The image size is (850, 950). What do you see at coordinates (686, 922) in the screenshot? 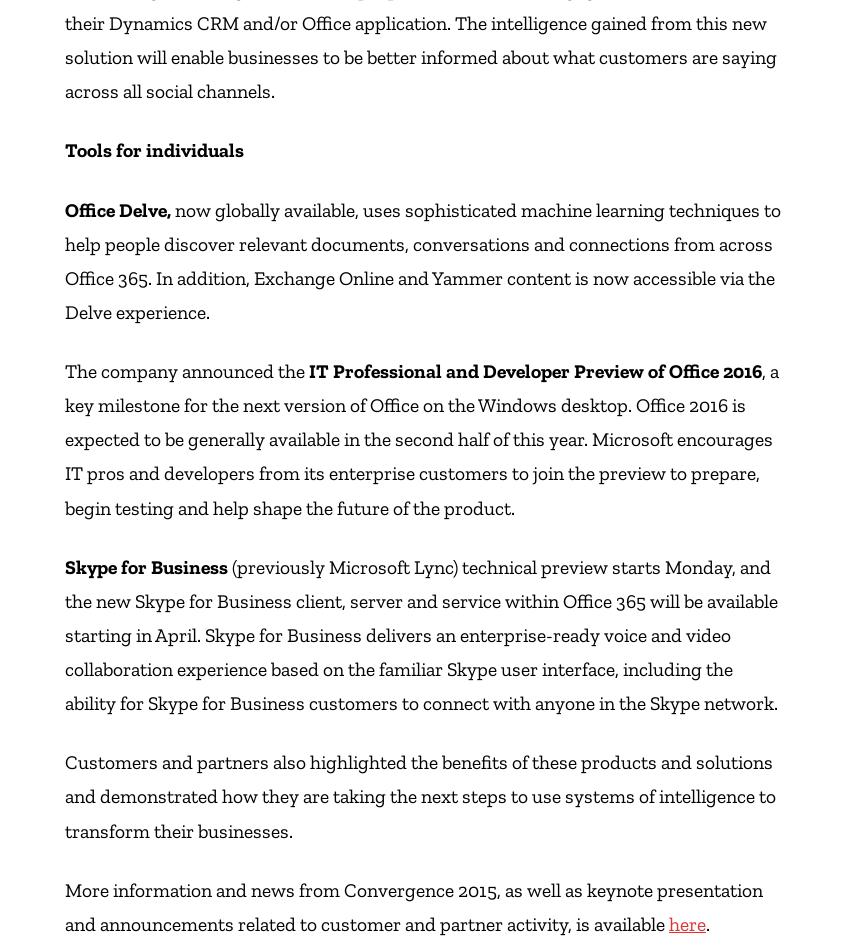
I see `'here'` at bounding box center [686, 922].